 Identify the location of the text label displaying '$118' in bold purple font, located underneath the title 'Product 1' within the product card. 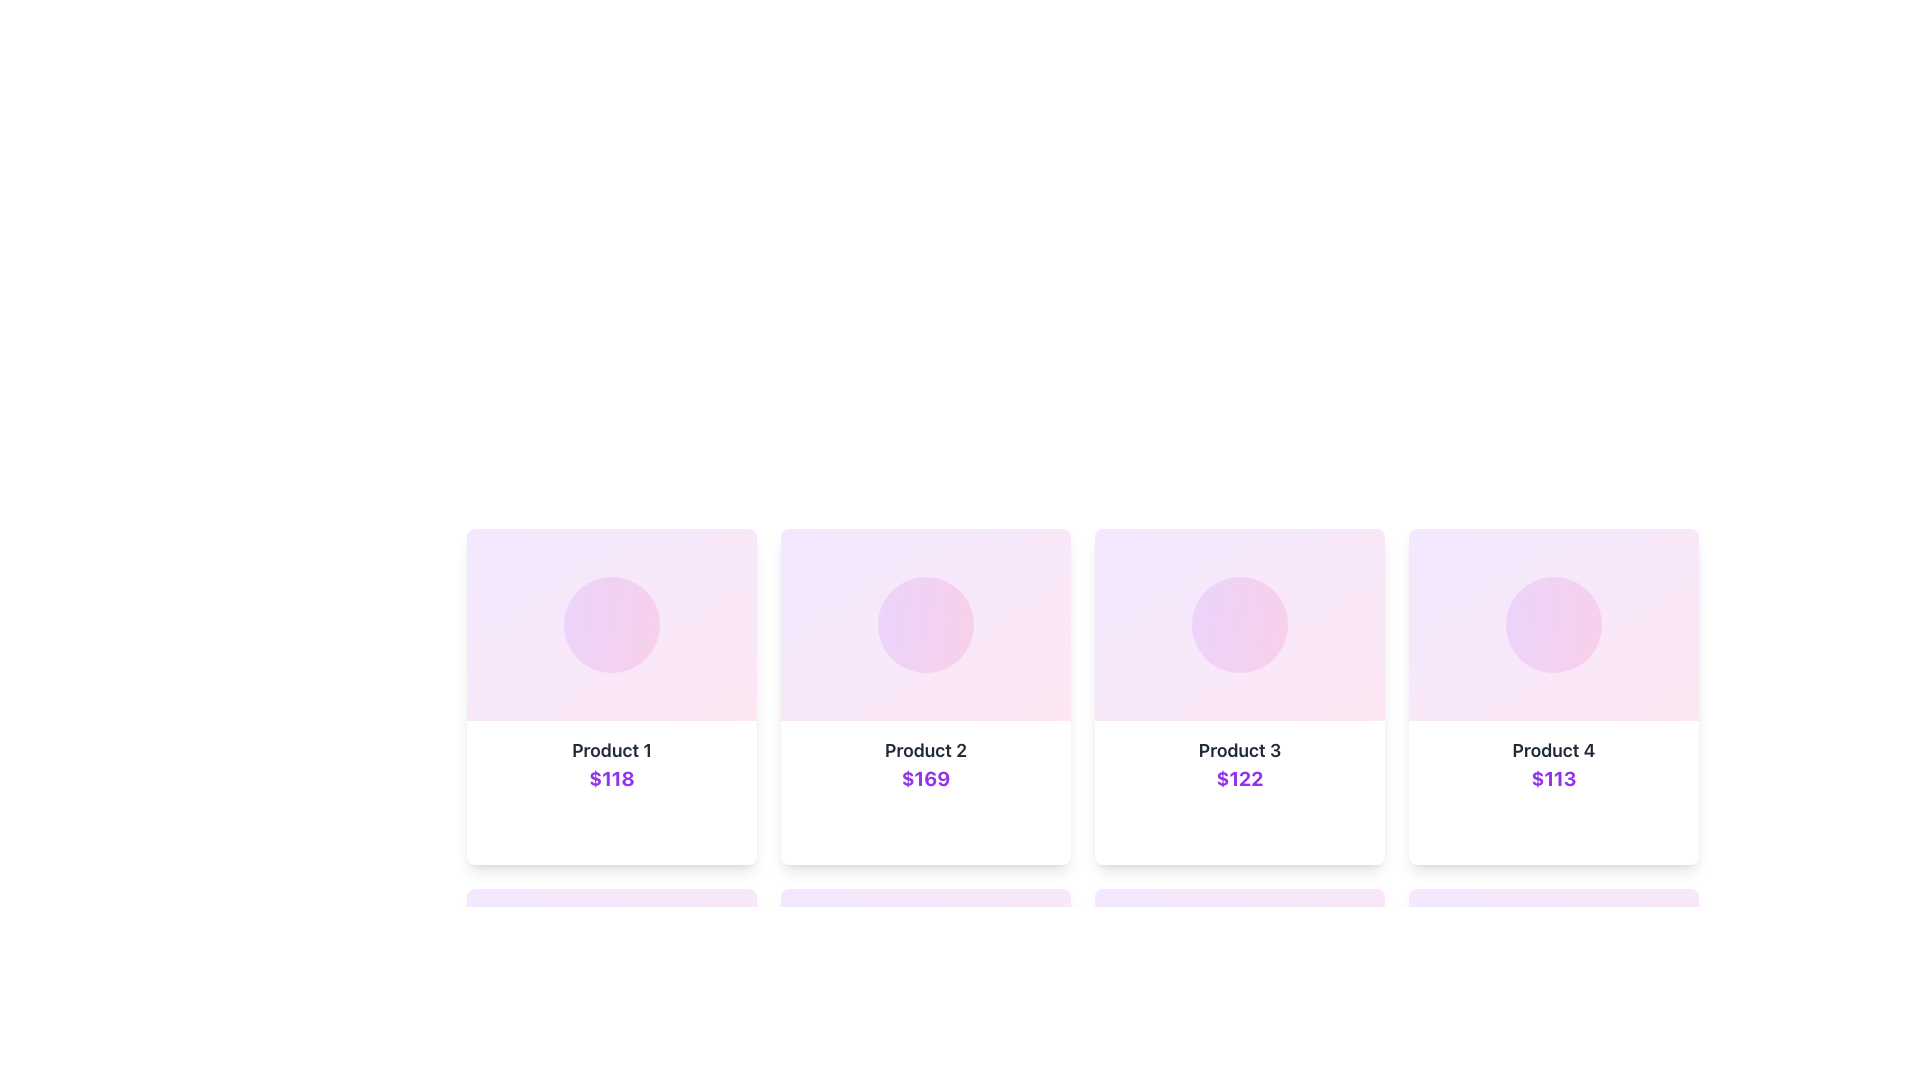
(610, 778).